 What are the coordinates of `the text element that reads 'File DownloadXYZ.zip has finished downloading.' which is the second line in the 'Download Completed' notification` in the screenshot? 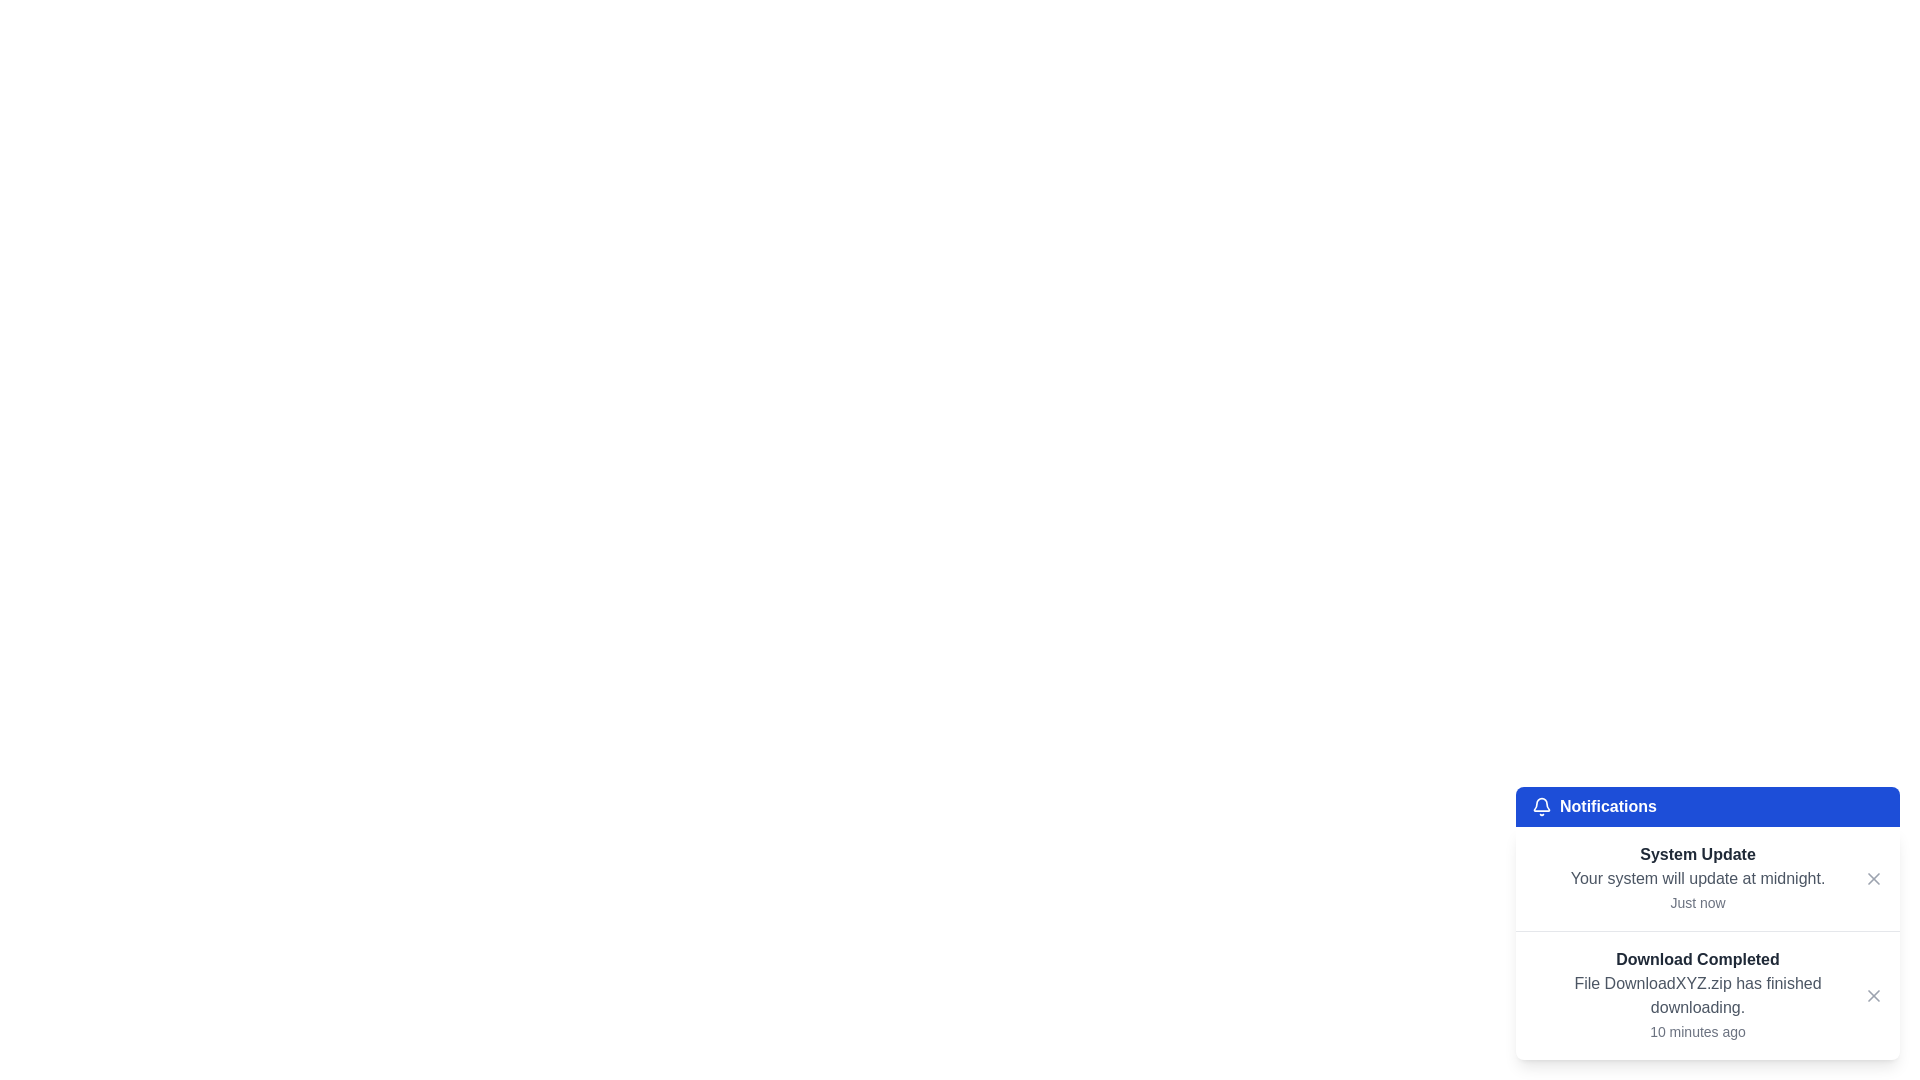 It's located at (1697, 995).